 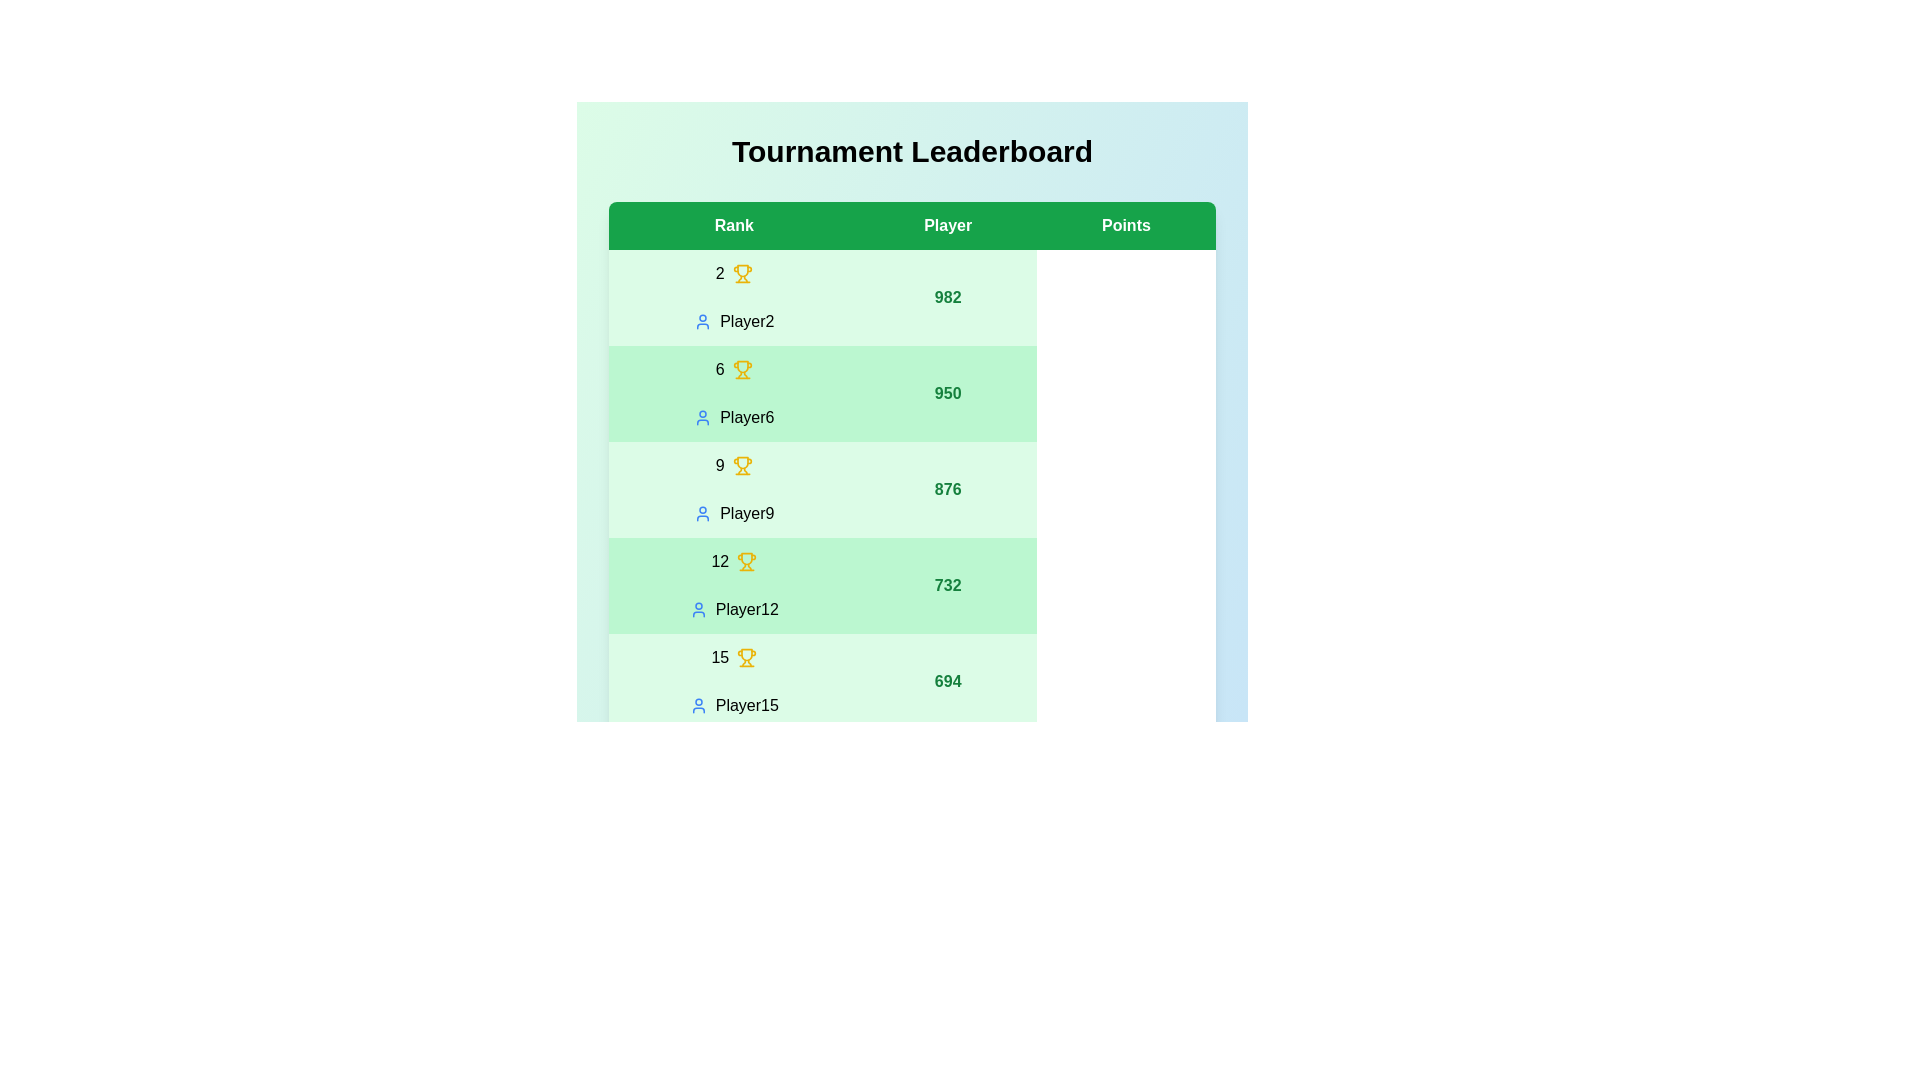 What do you see at coordinates (947, 225) in the screenshot?
I see `the column header Player to sort the leaderboard by that column` at bounding box center [947, 225].